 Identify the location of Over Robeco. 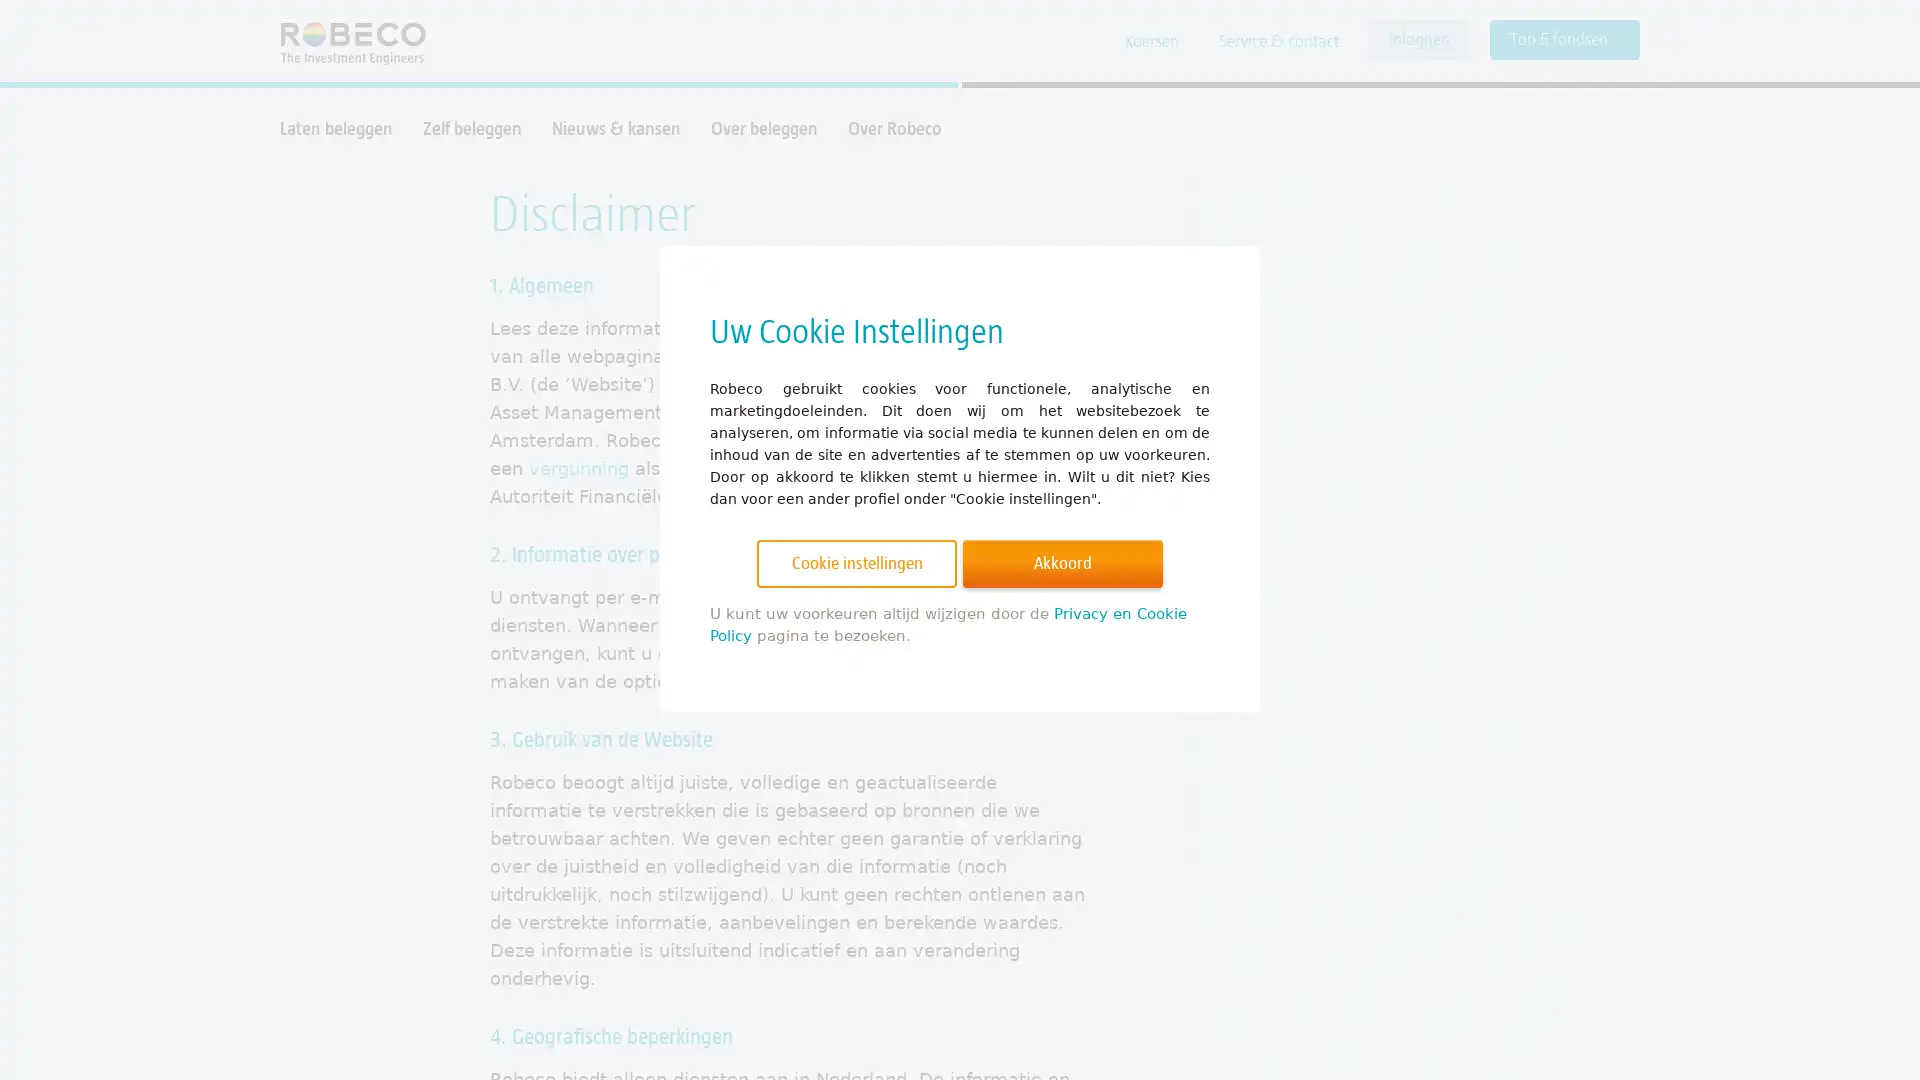
(893, 128).